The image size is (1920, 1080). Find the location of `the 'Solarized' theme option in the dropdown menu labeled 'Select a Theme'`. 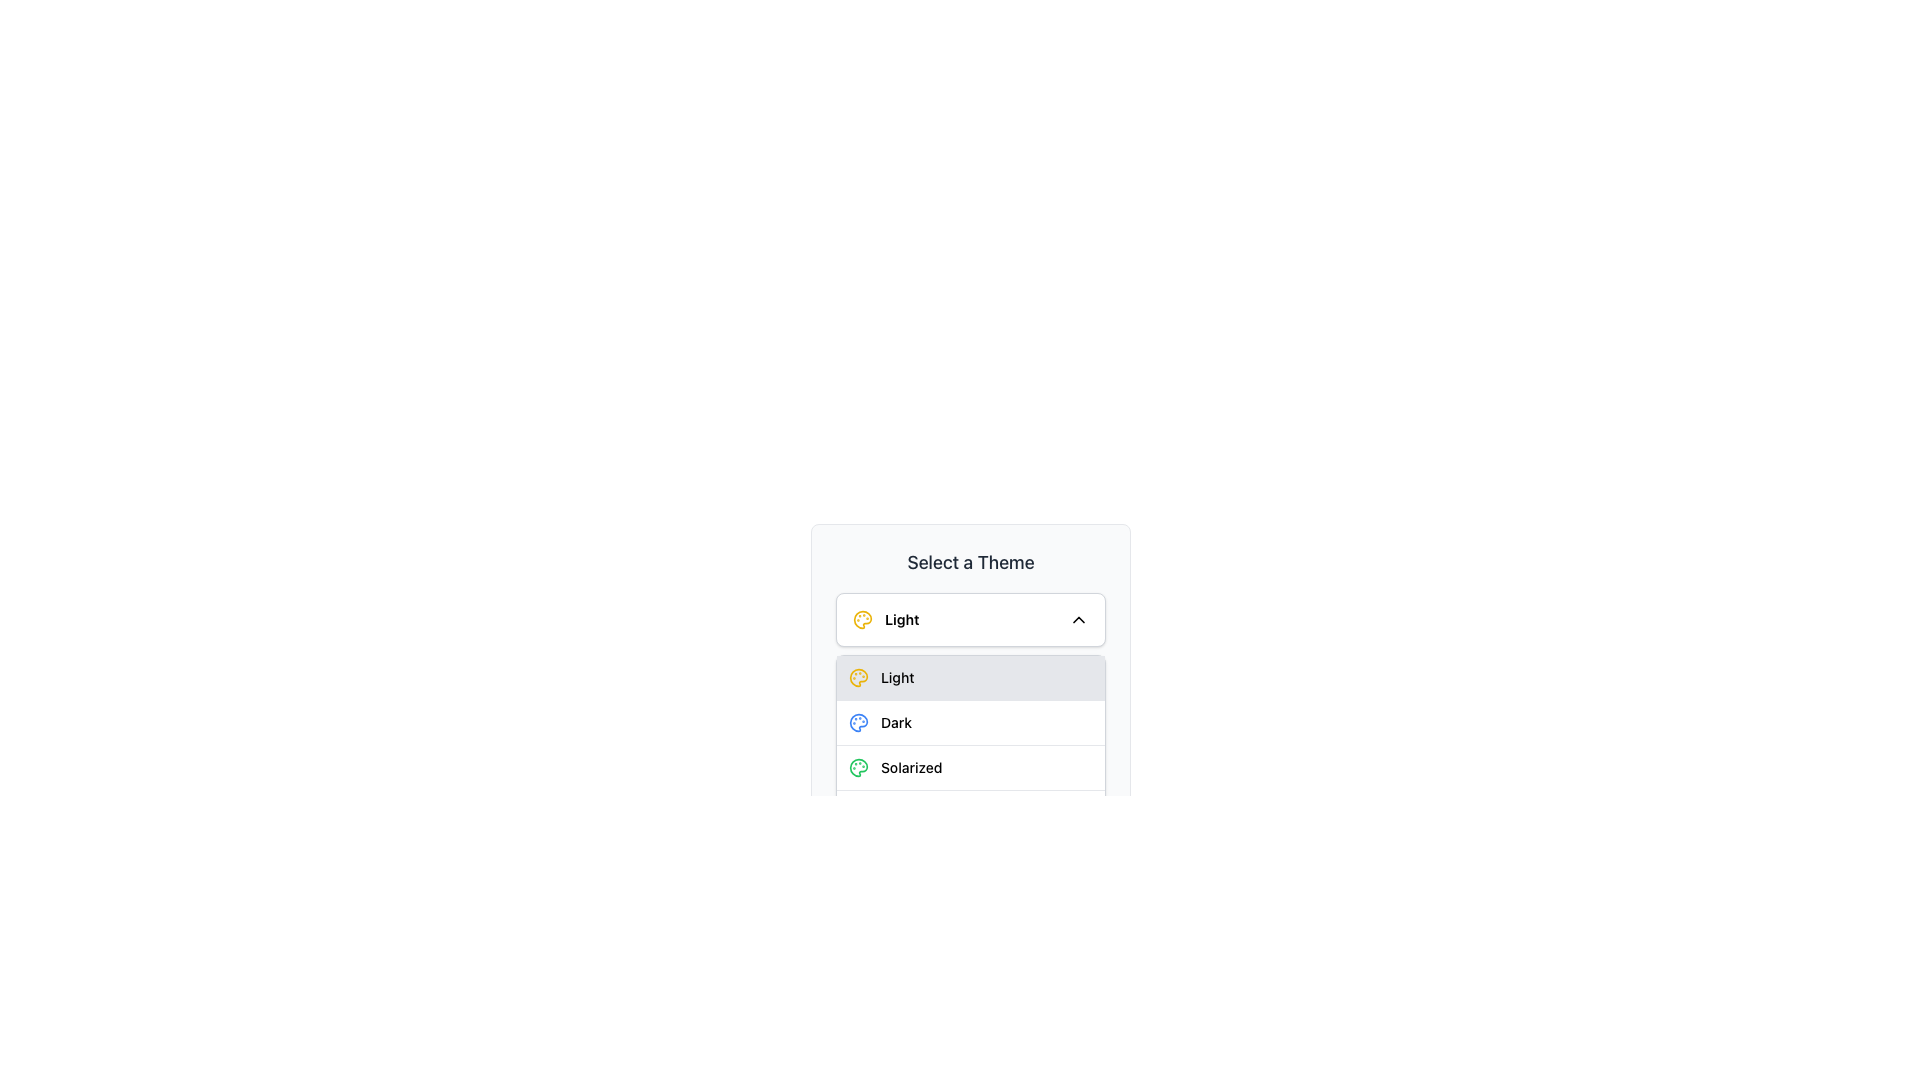

the 'Solarized' theme option in the dropdown menu labeled 'Select a Theme' is located at coordinates (910, 766).